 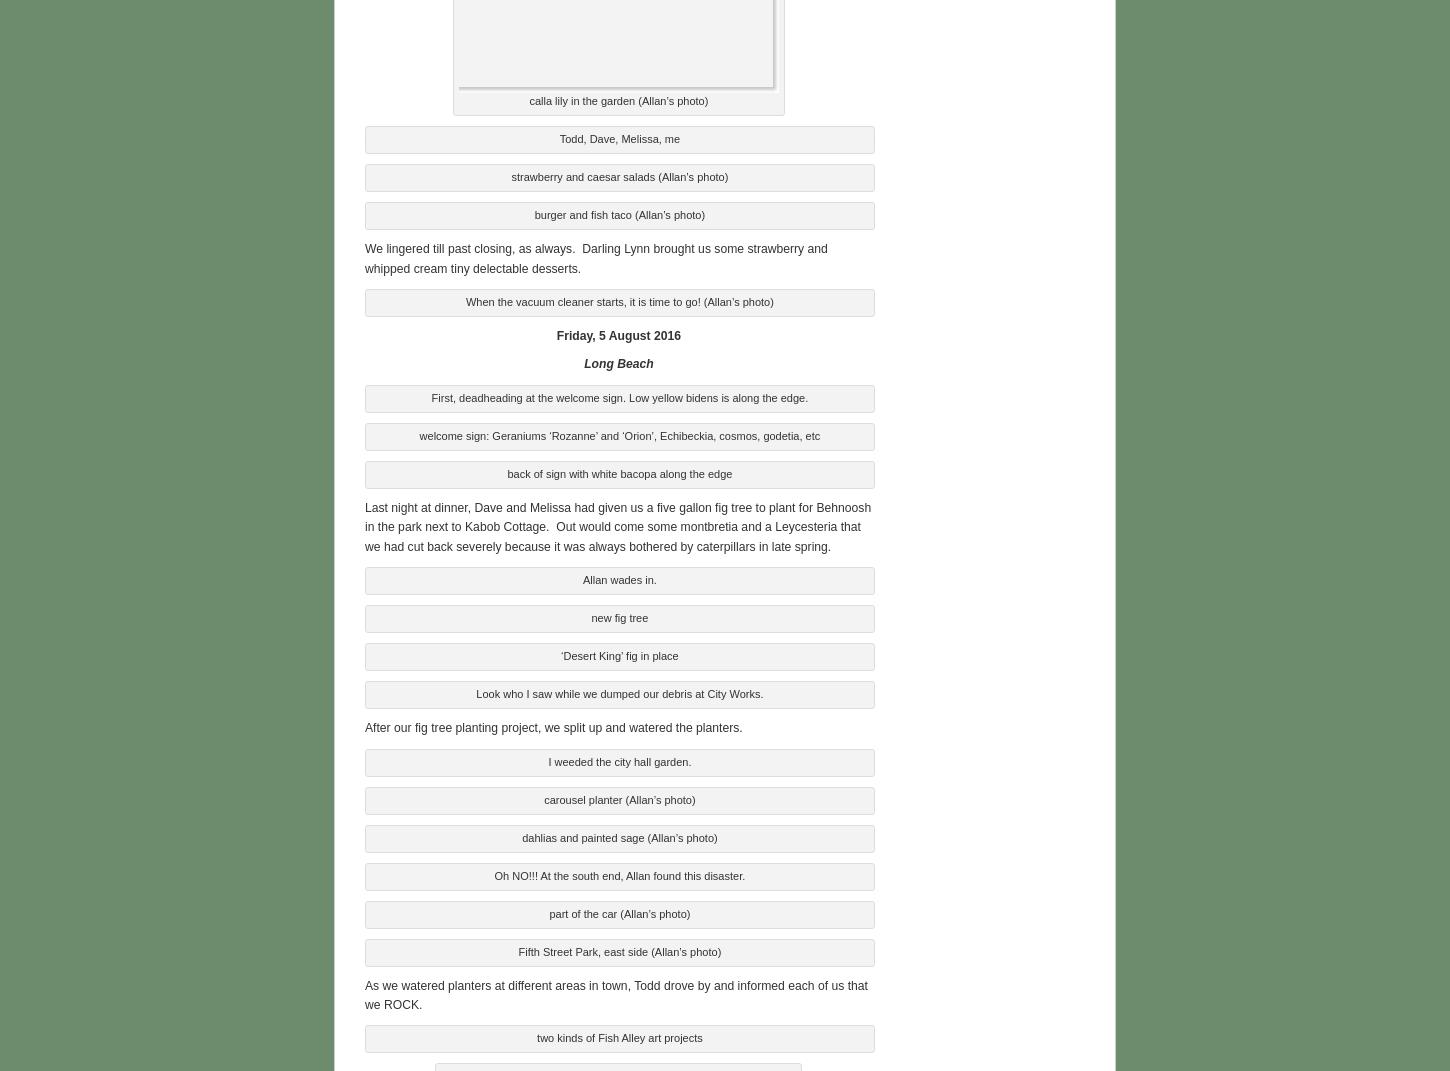 I want to click on 'Last night at dinner, Dave and Melissa had given us a five gallon fig tree to plant for Behnoosh in the park next to Kabob Cottage.  Out would come some montbretia and a Leycesteria that we had cut back severely because it was always bothered by caterpillars in late spring.', so click(x=616, y=523).